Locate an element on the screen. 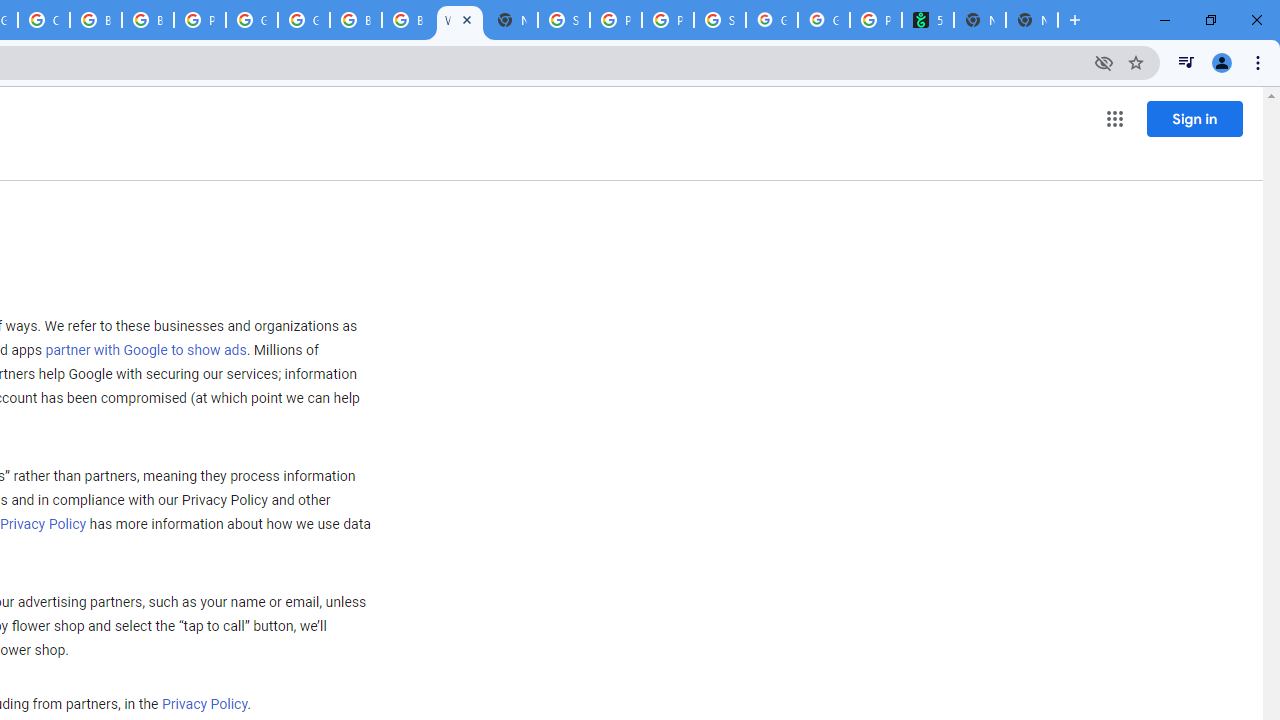 The image size is (1280, 720). 'Sign in - Google Accounts' is located at coordinates (562, 20).